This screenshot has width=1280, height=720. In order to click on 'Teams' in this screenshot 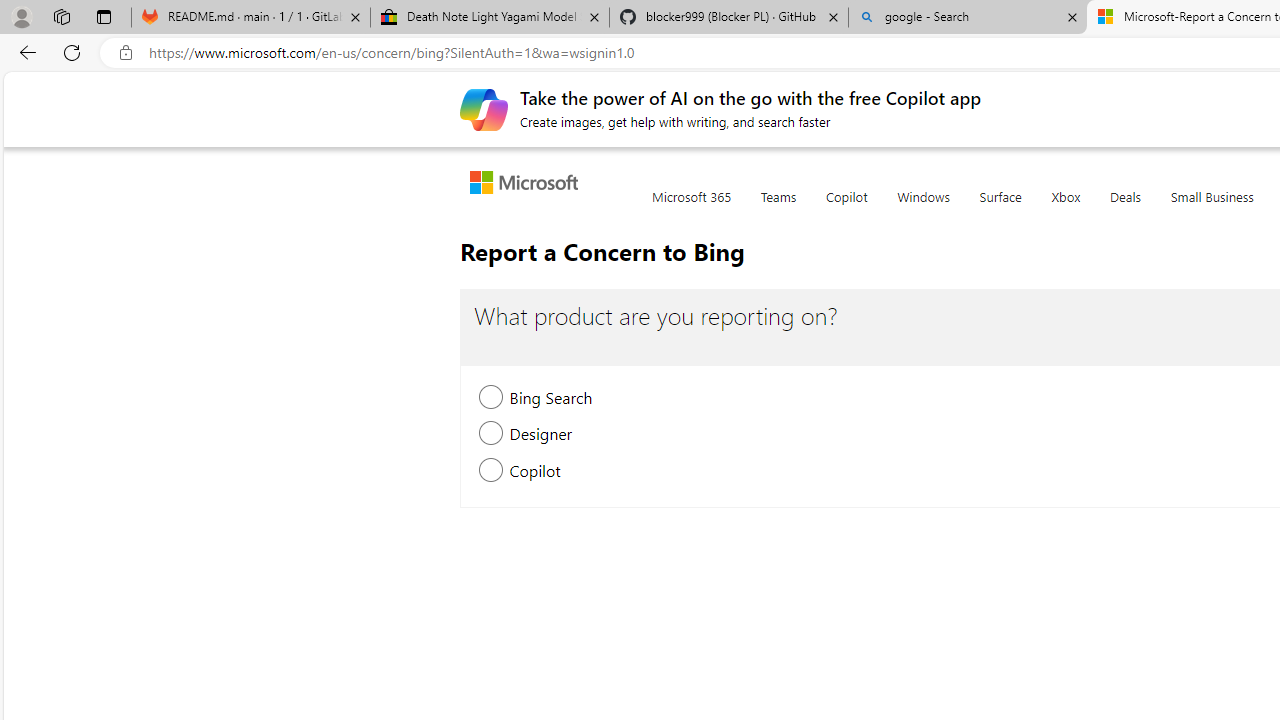, I will do `click(777, 208)`.